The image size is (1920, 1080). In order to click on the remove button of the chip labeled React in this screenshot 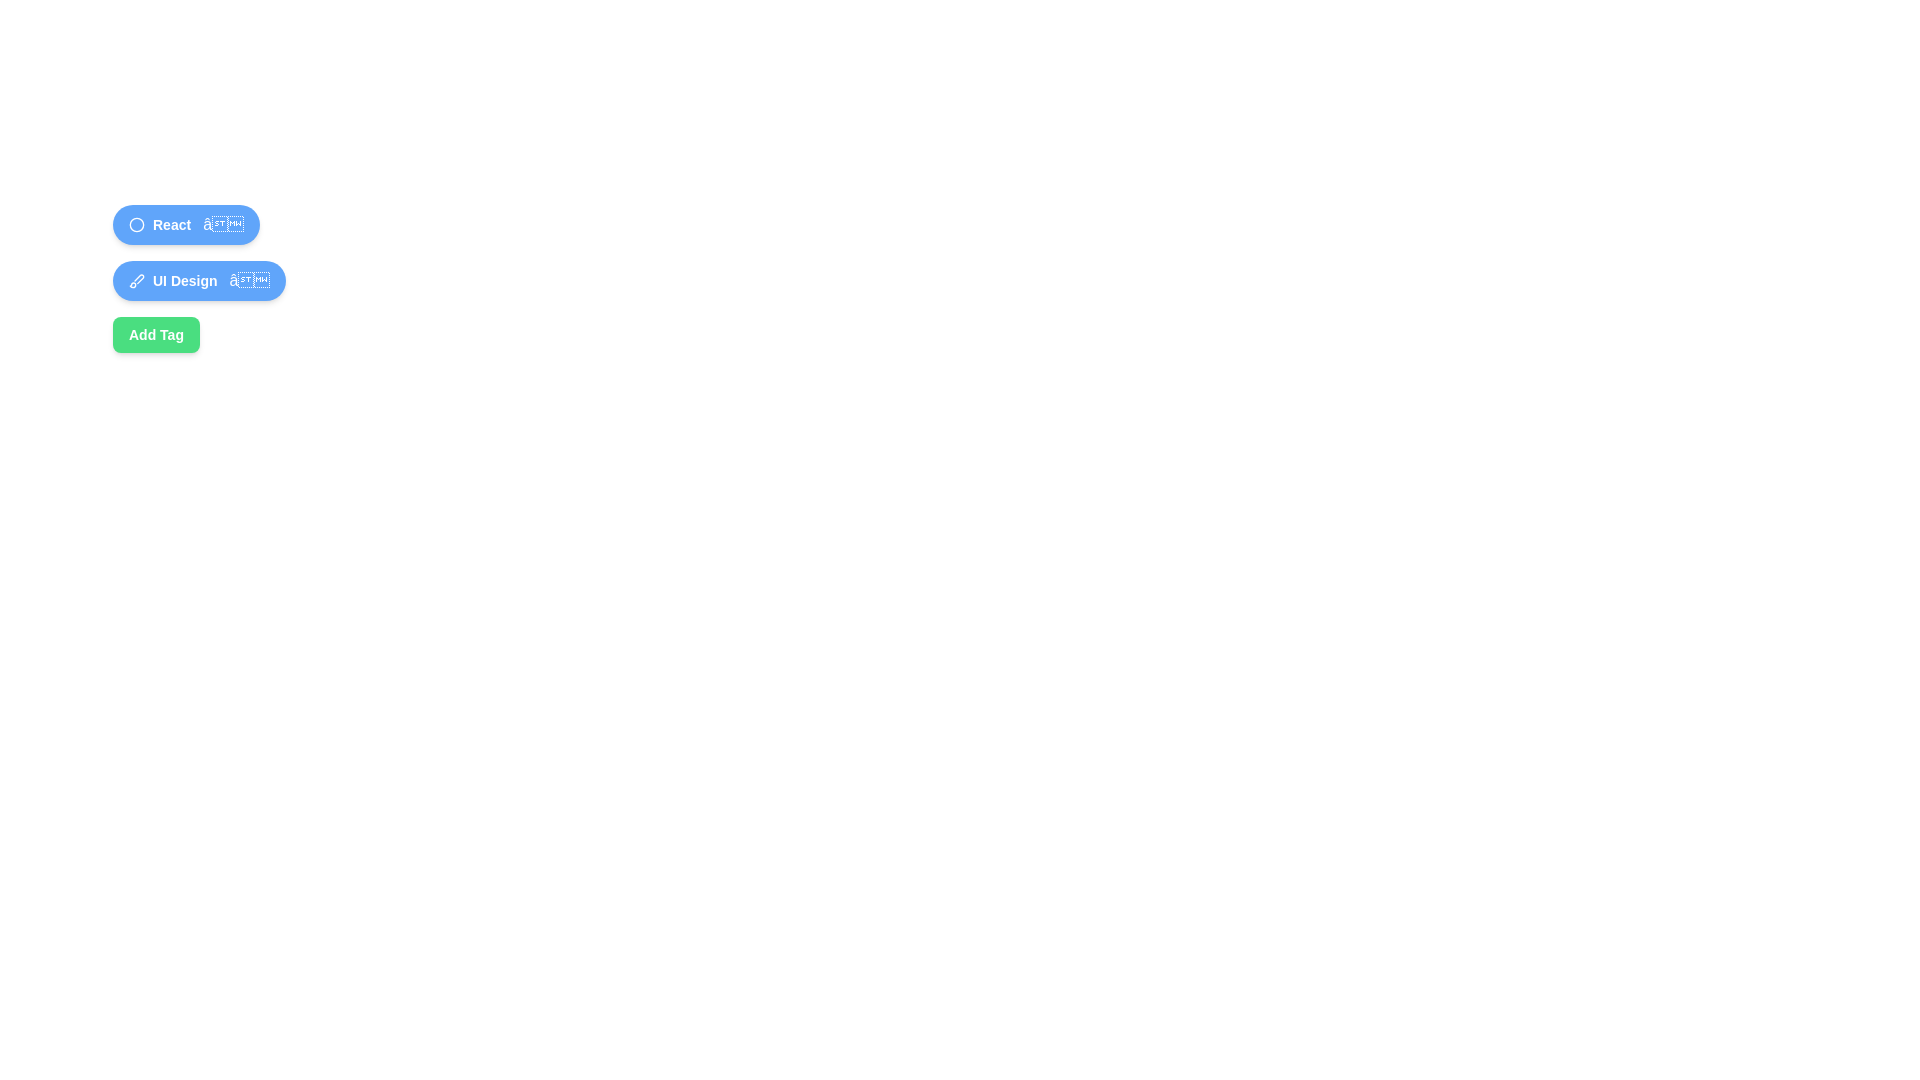, I will do `click(223, 224)`.